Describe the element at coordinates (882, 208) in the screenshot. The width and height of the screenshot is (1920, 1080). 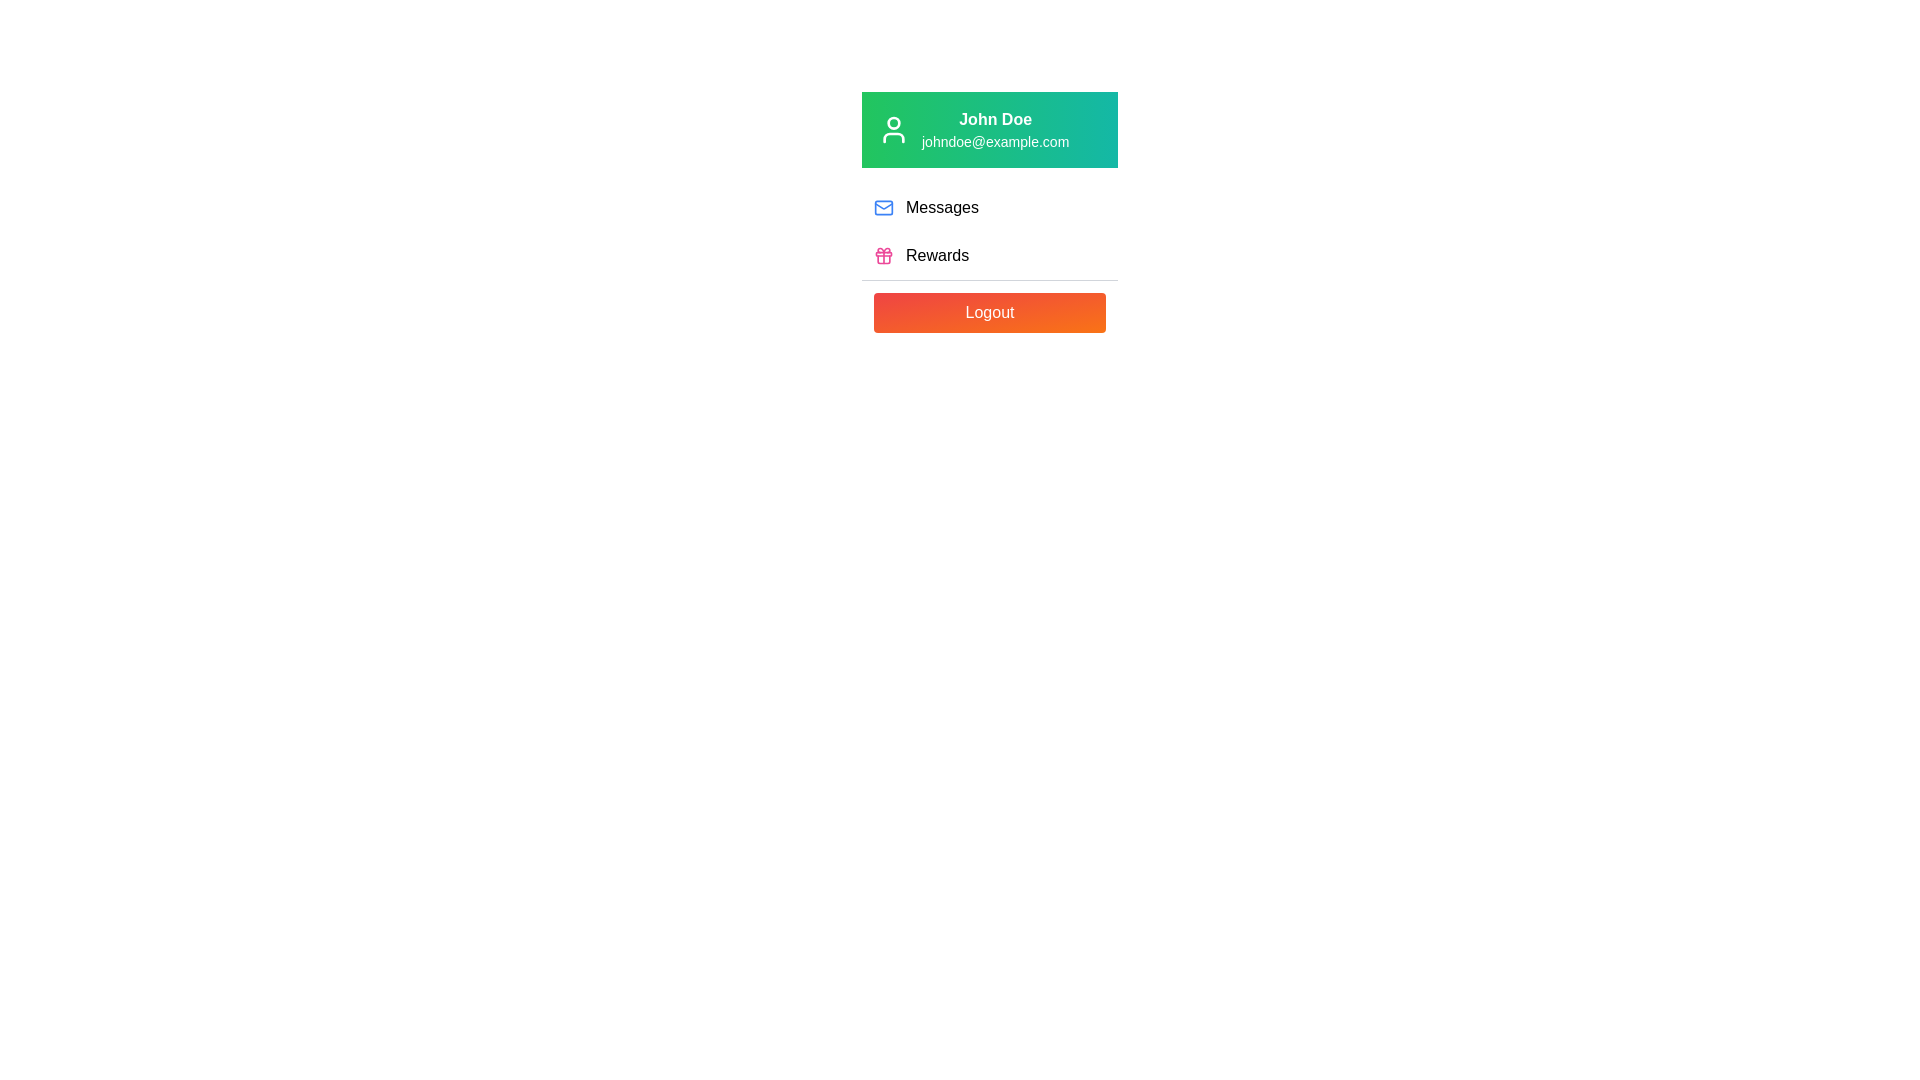
I see `the 'Messages' icon located on the left side of the text labeled 'Messages' in the vertical navigation menu` at that location.